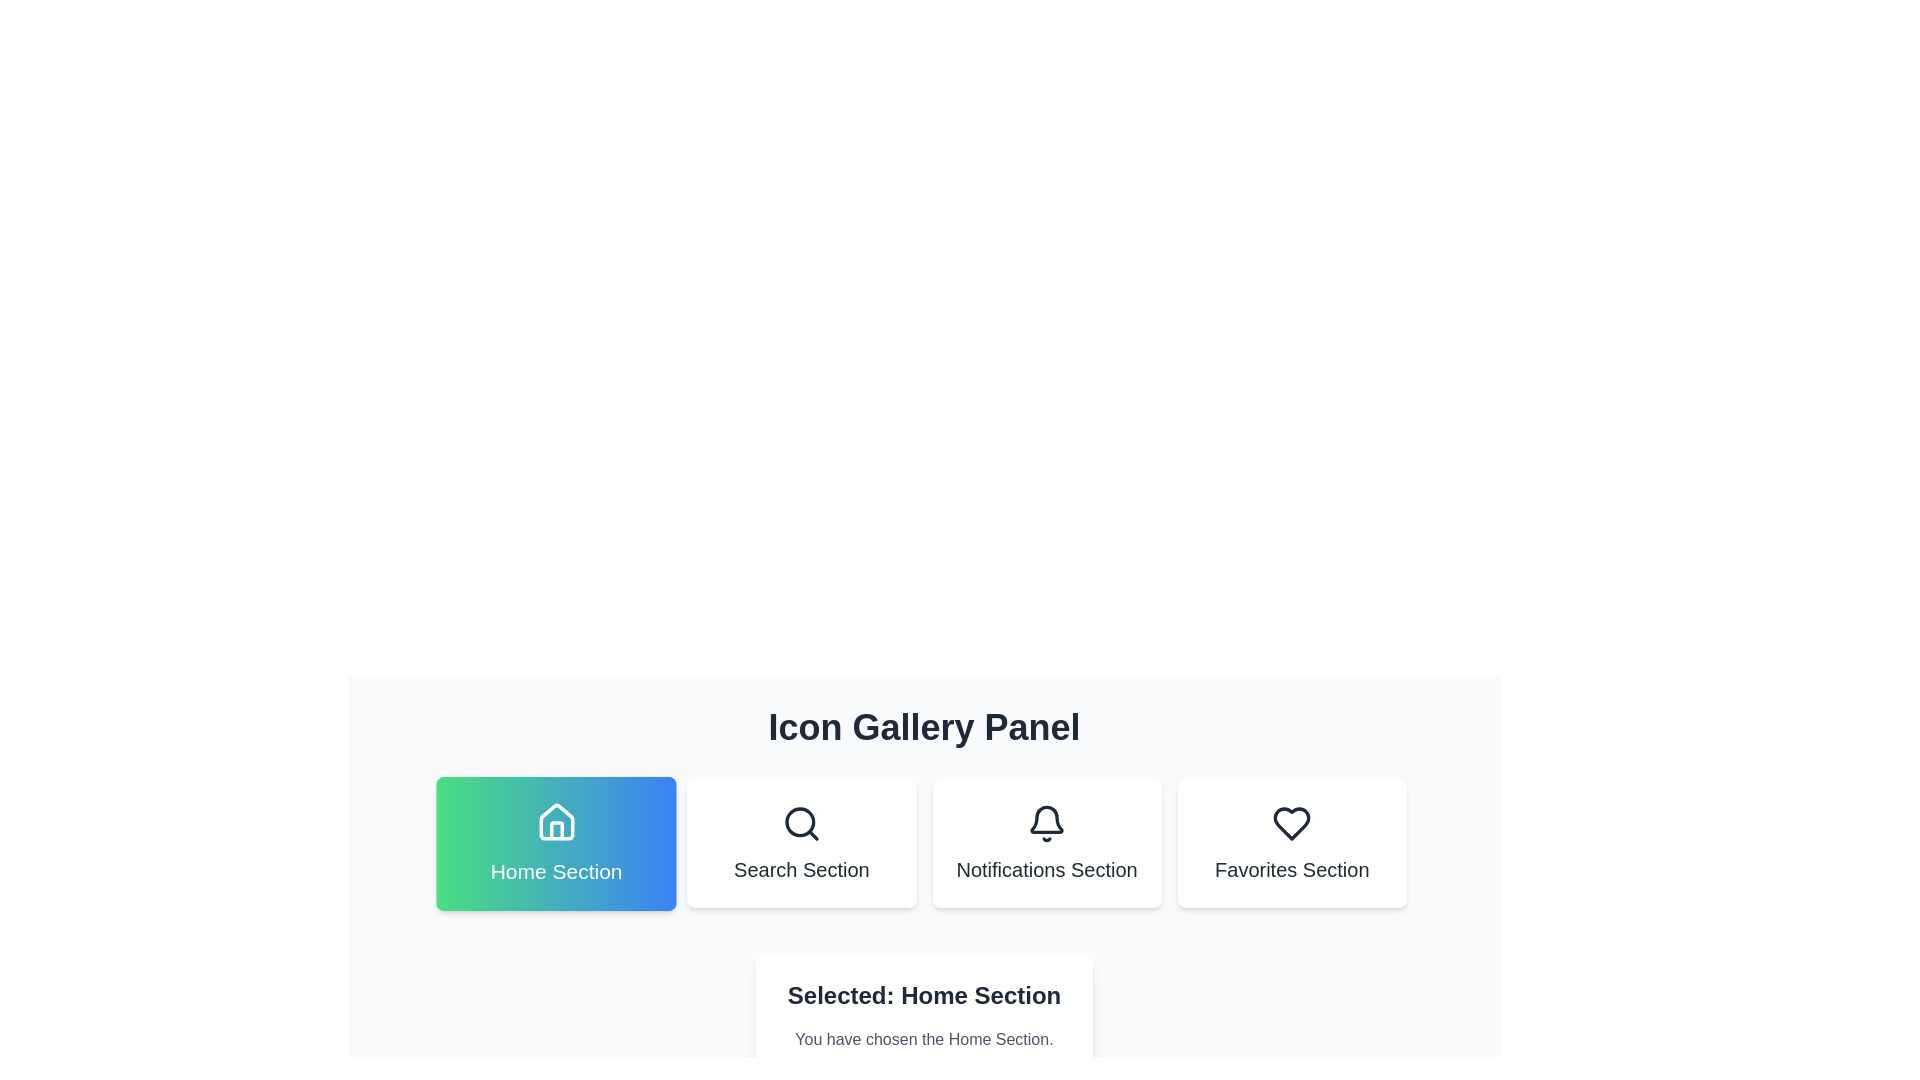 The width and height of the screenshot is (1920, 1080). I want to click on the button located centrally beneath the 'Icon Gallery Panel' heading, which is the second card in a row of four, so click(801, 844).